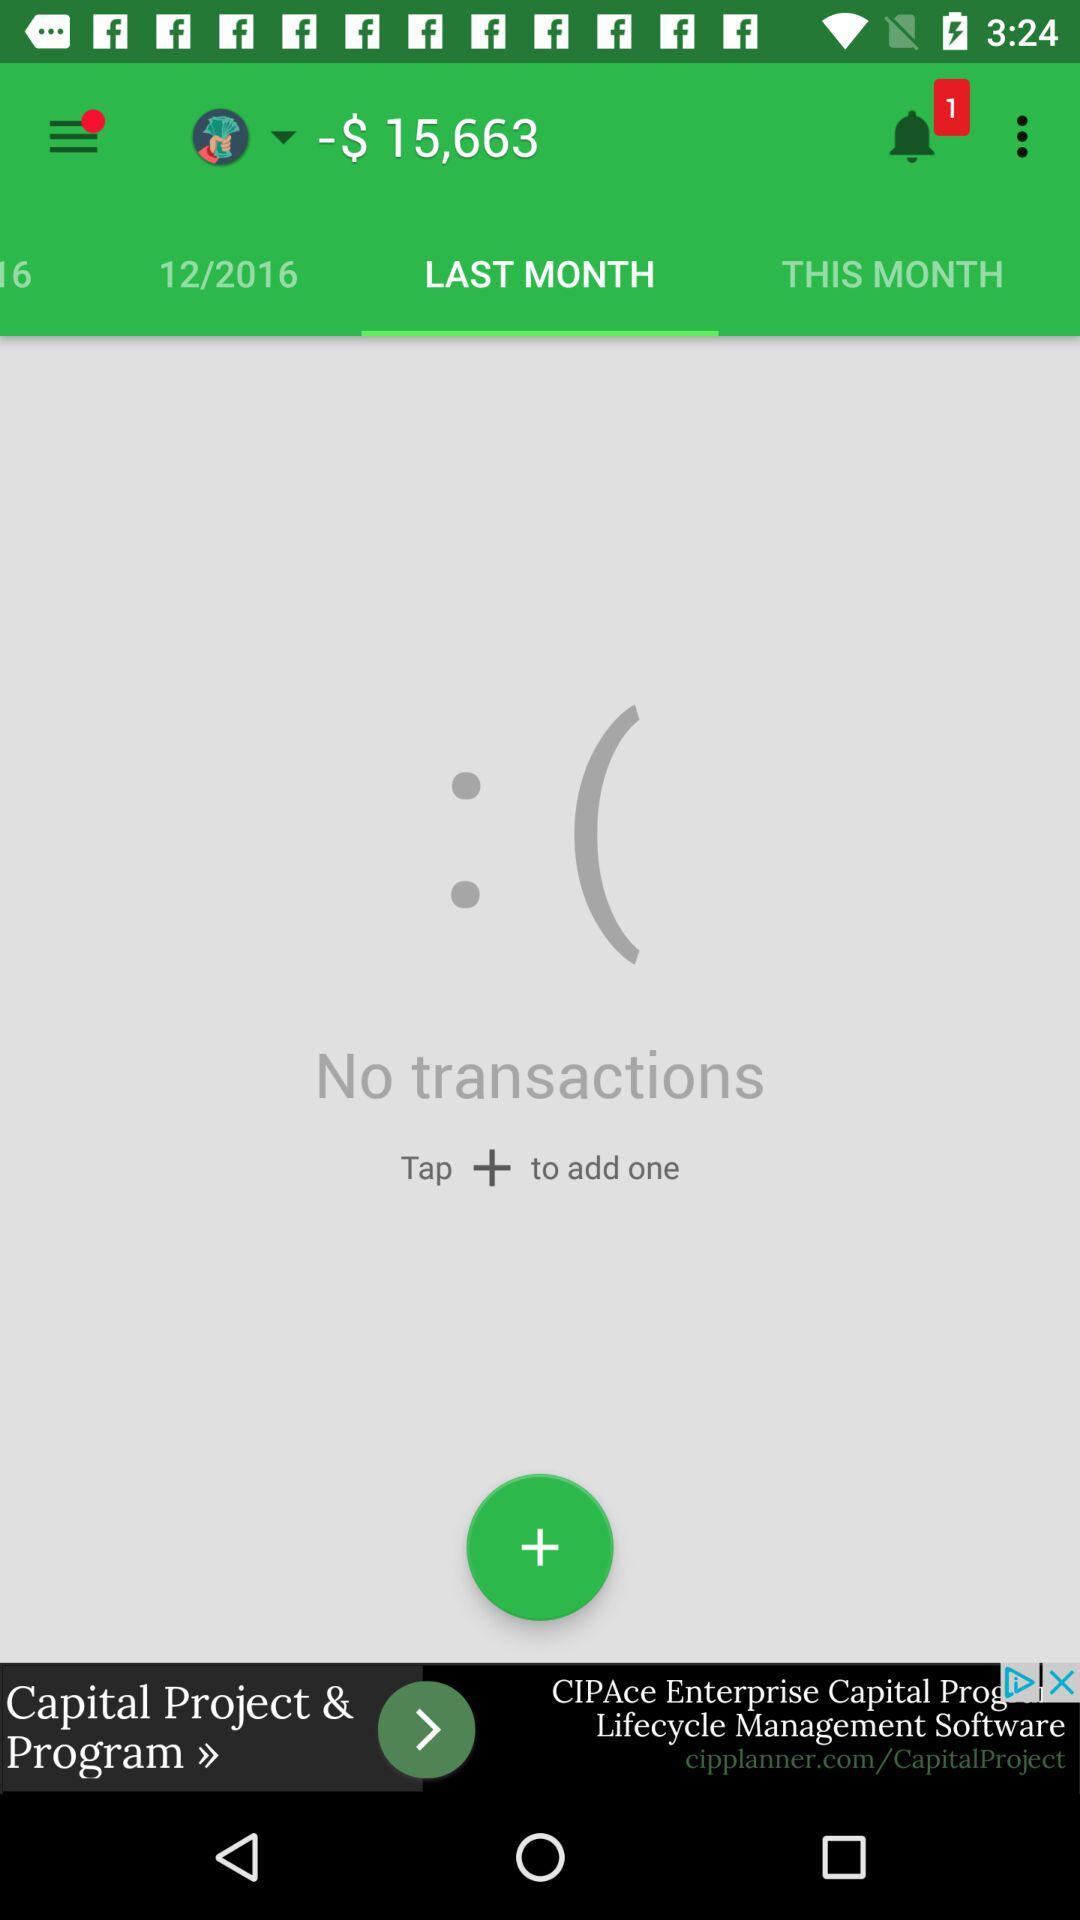  Describe the element at coordinates (540, 1727) in the screenshot. I see `advertisement banner` at that location.